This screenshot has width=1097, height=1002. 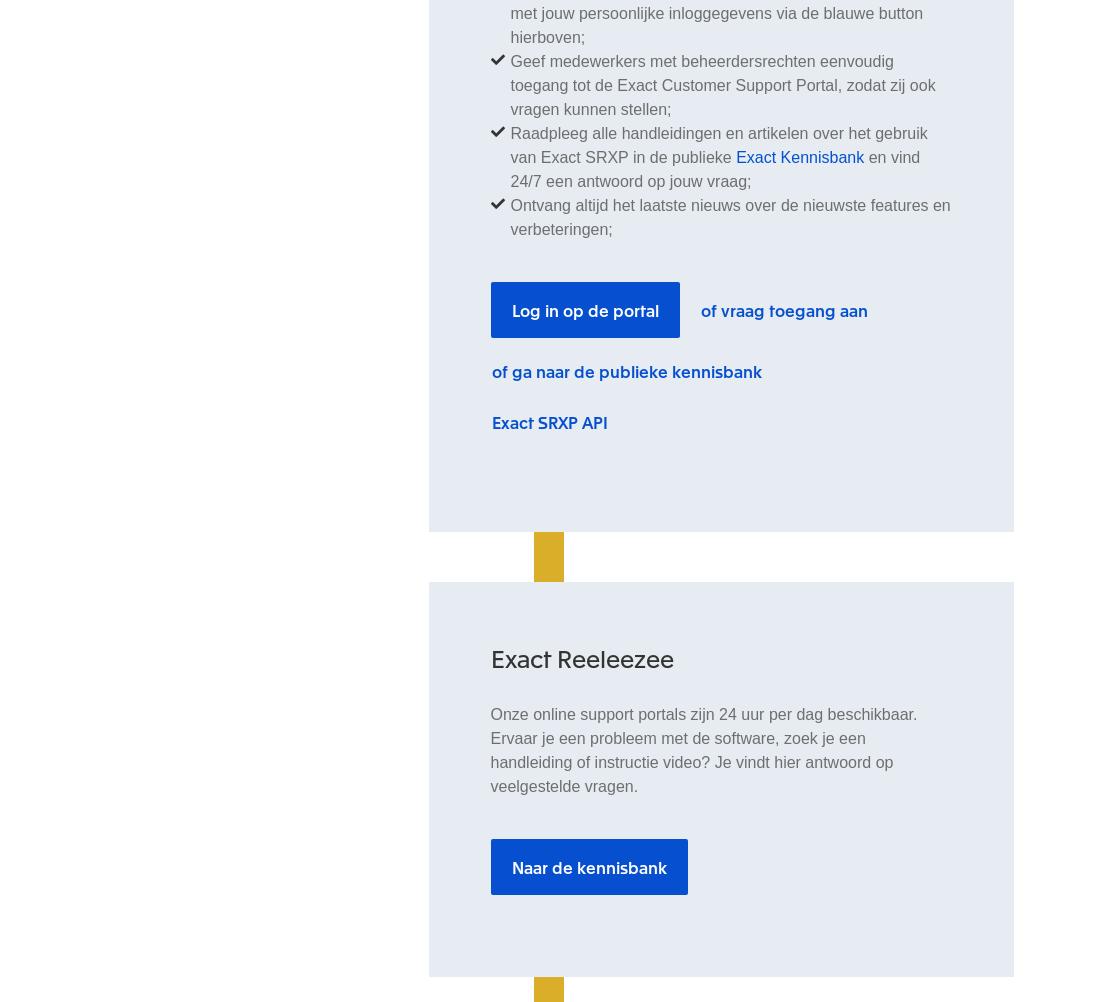 I want to click on 'Ontvang altijd het laatste nieuws over de nieuwste features en verbeteringen;', so click(x=729, y=217).